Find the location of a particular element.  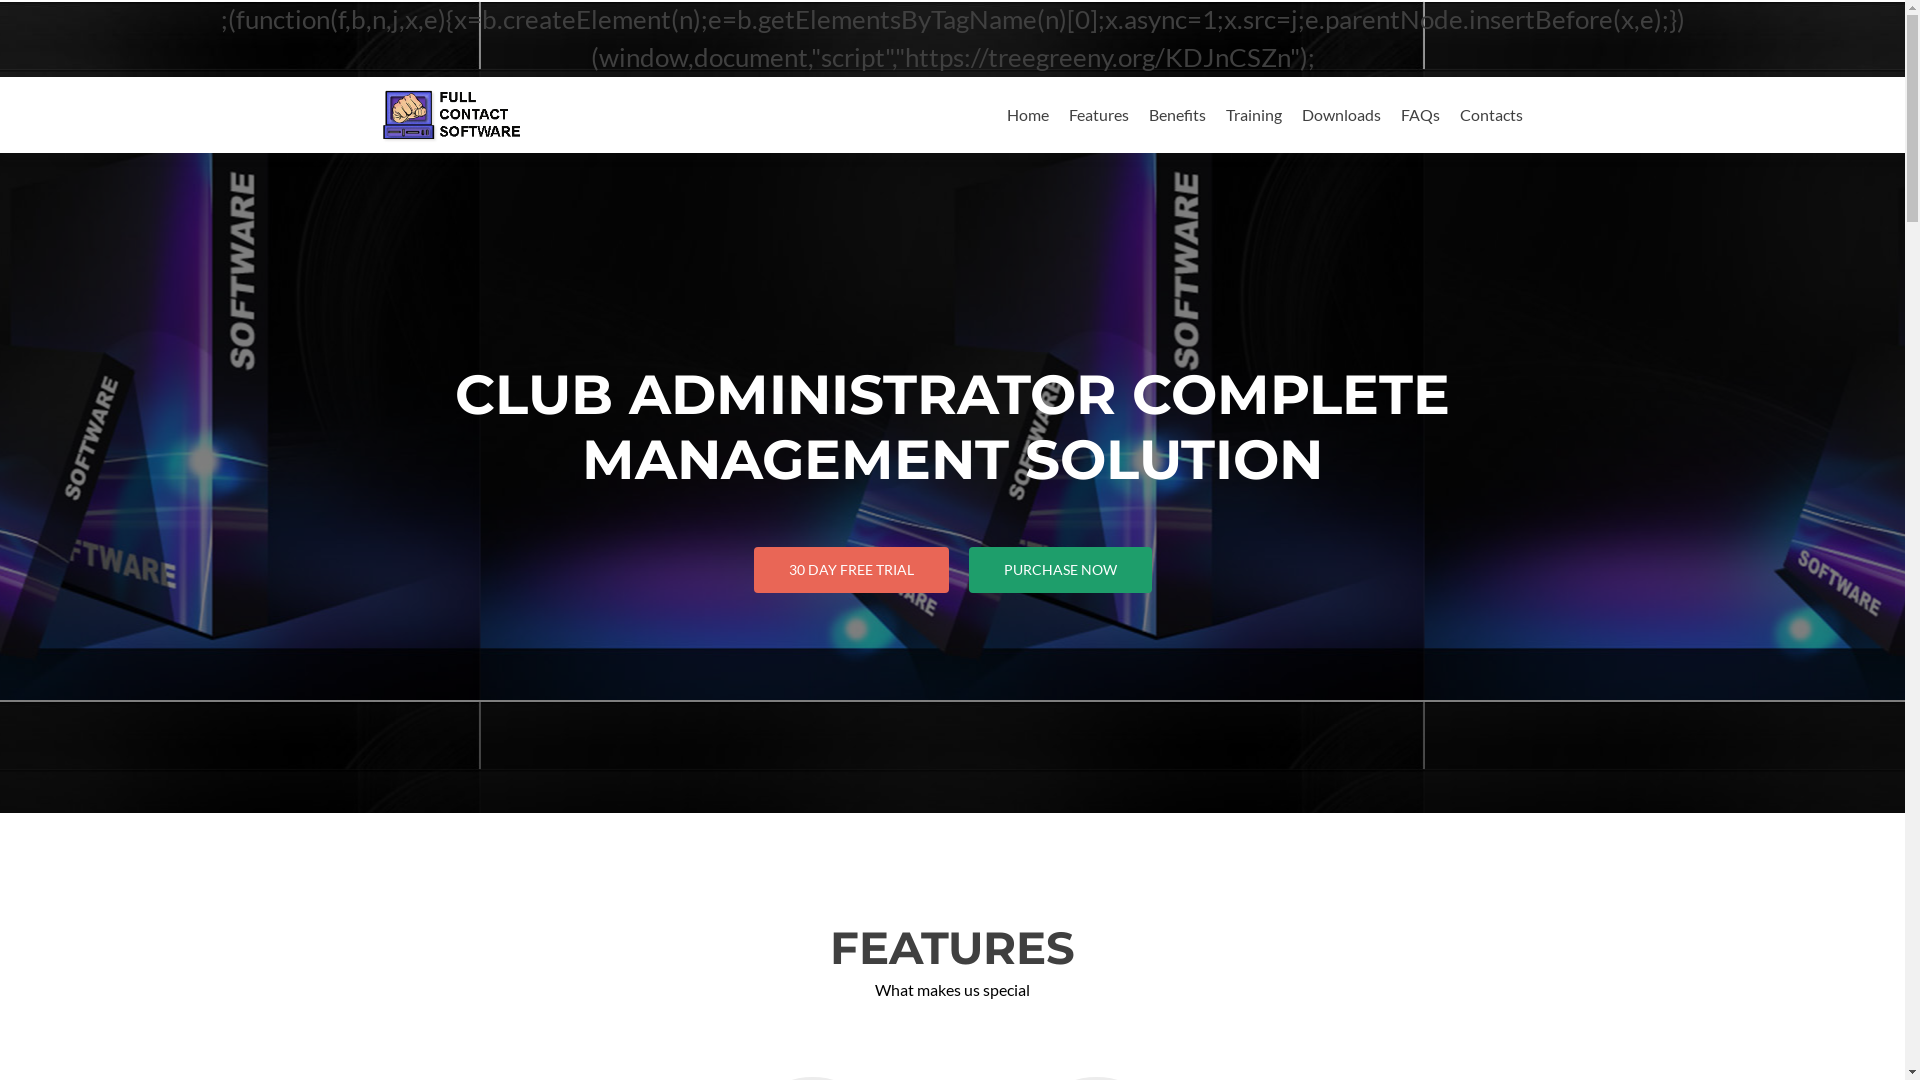

'30 DAY FREE TRIAL' is located at coordinates (851, 570).